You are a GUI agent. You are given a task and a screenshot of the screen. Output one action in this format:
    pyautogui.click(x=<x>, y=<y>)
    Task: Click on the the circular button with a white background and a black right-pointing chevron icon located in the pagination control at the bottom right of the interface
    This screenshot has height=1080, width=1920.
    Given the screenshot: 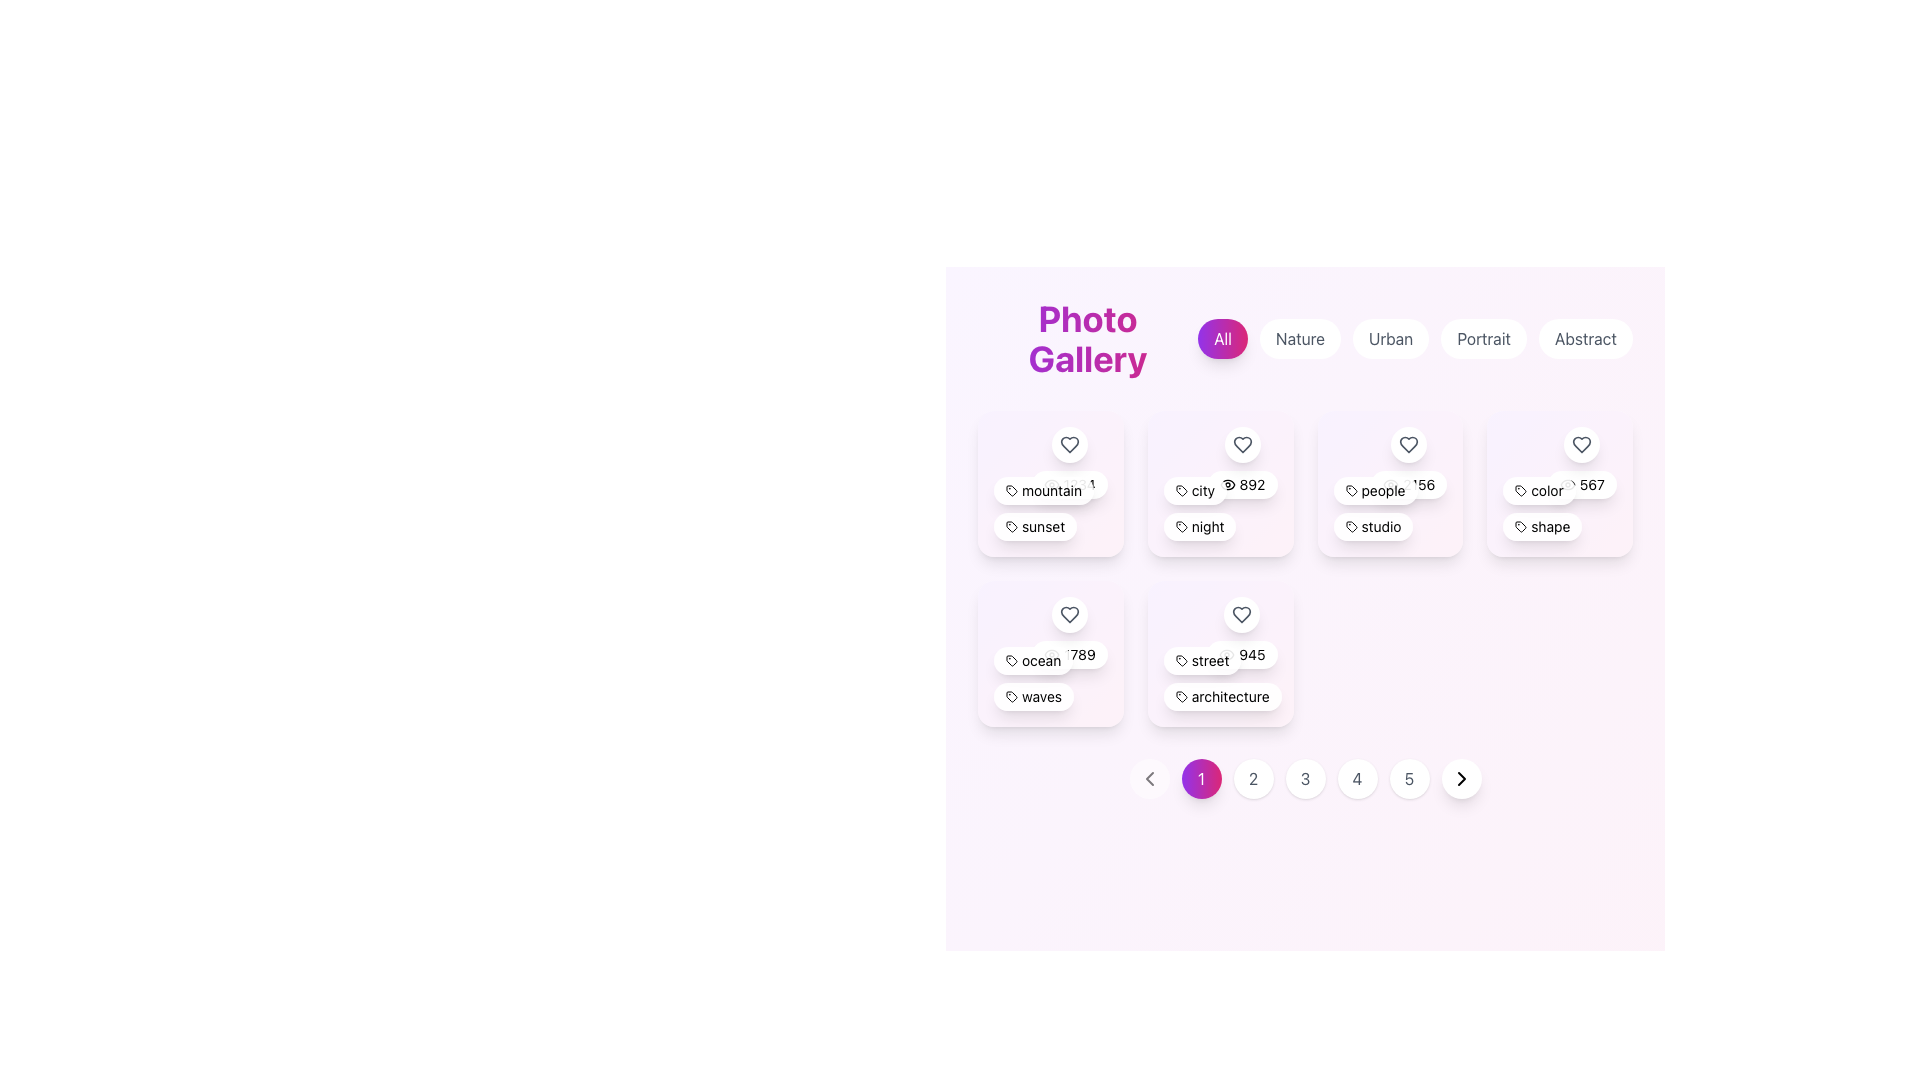 What is the action you would take?
    pyautogui.click(x=1461, y=777)
    